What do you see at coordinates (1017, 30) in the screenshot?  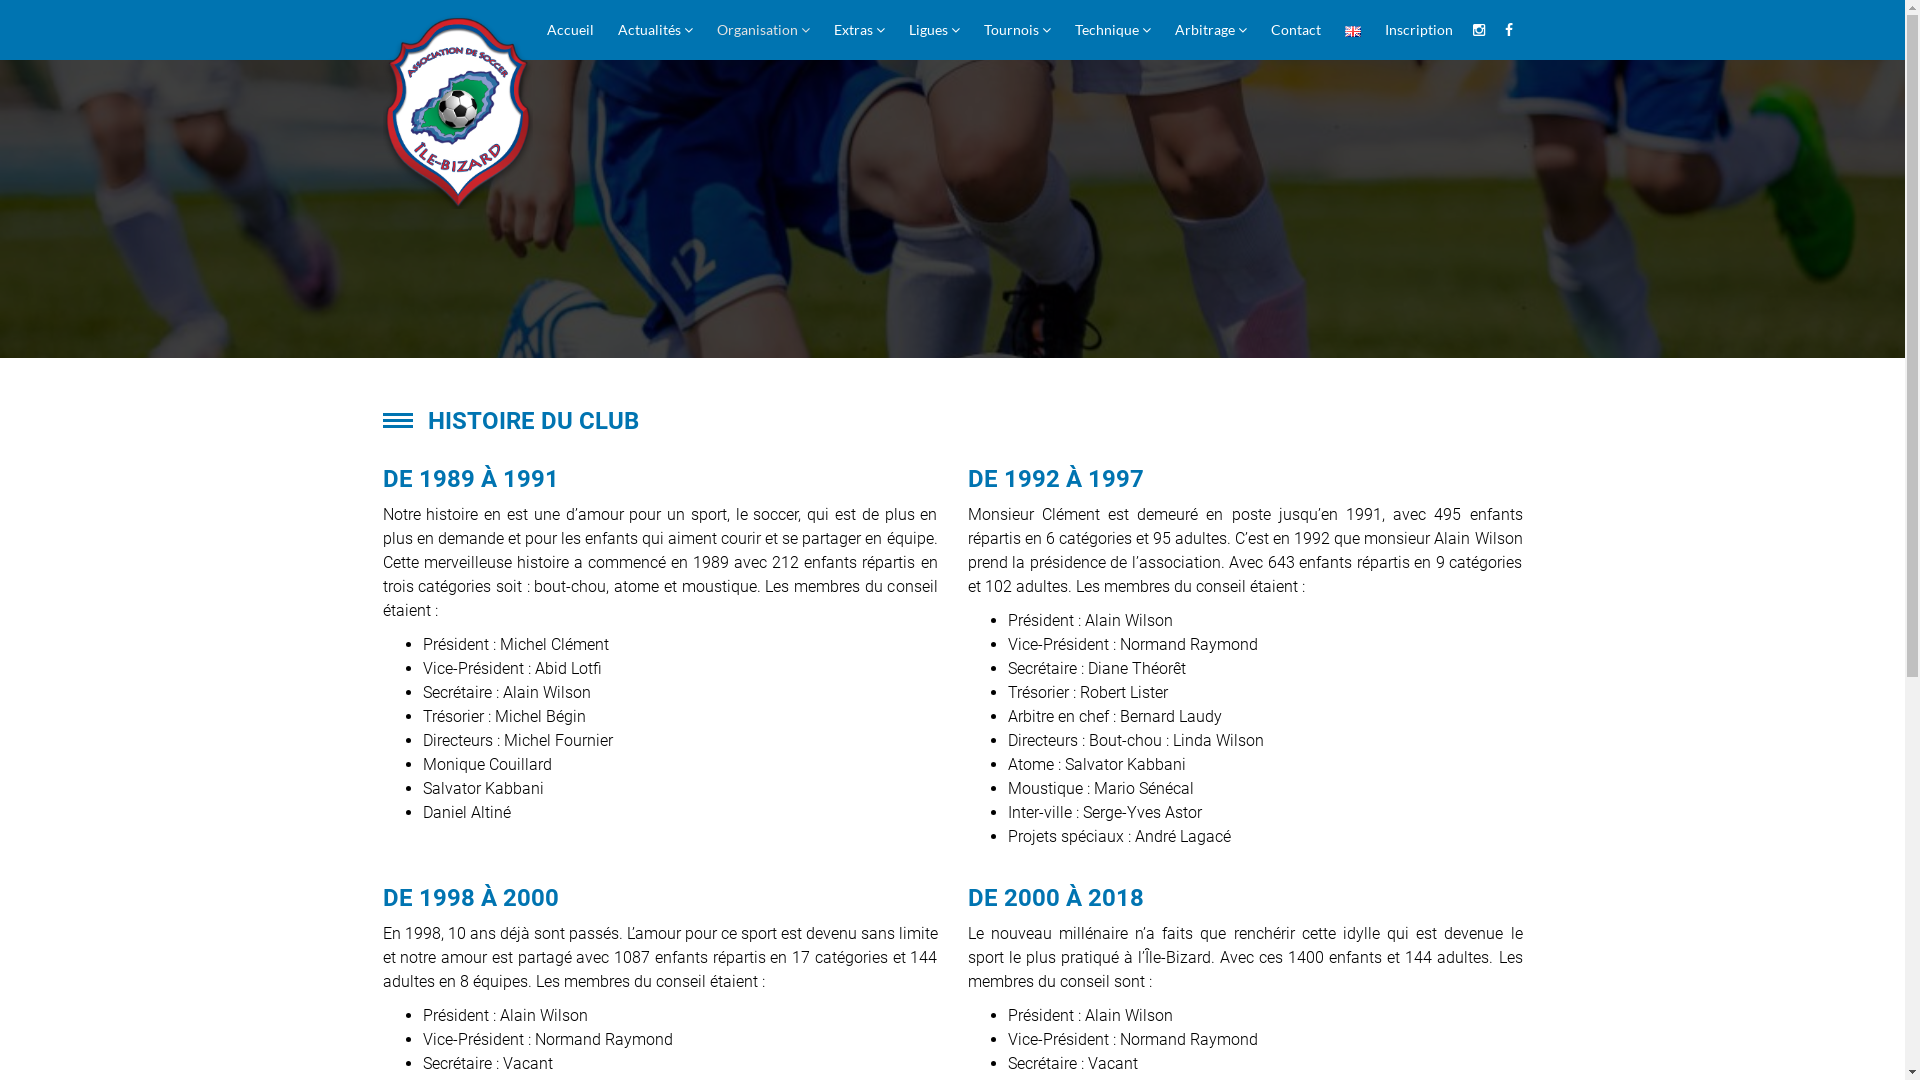 I see `'Tournois'` at bounding box center [1017, 30].